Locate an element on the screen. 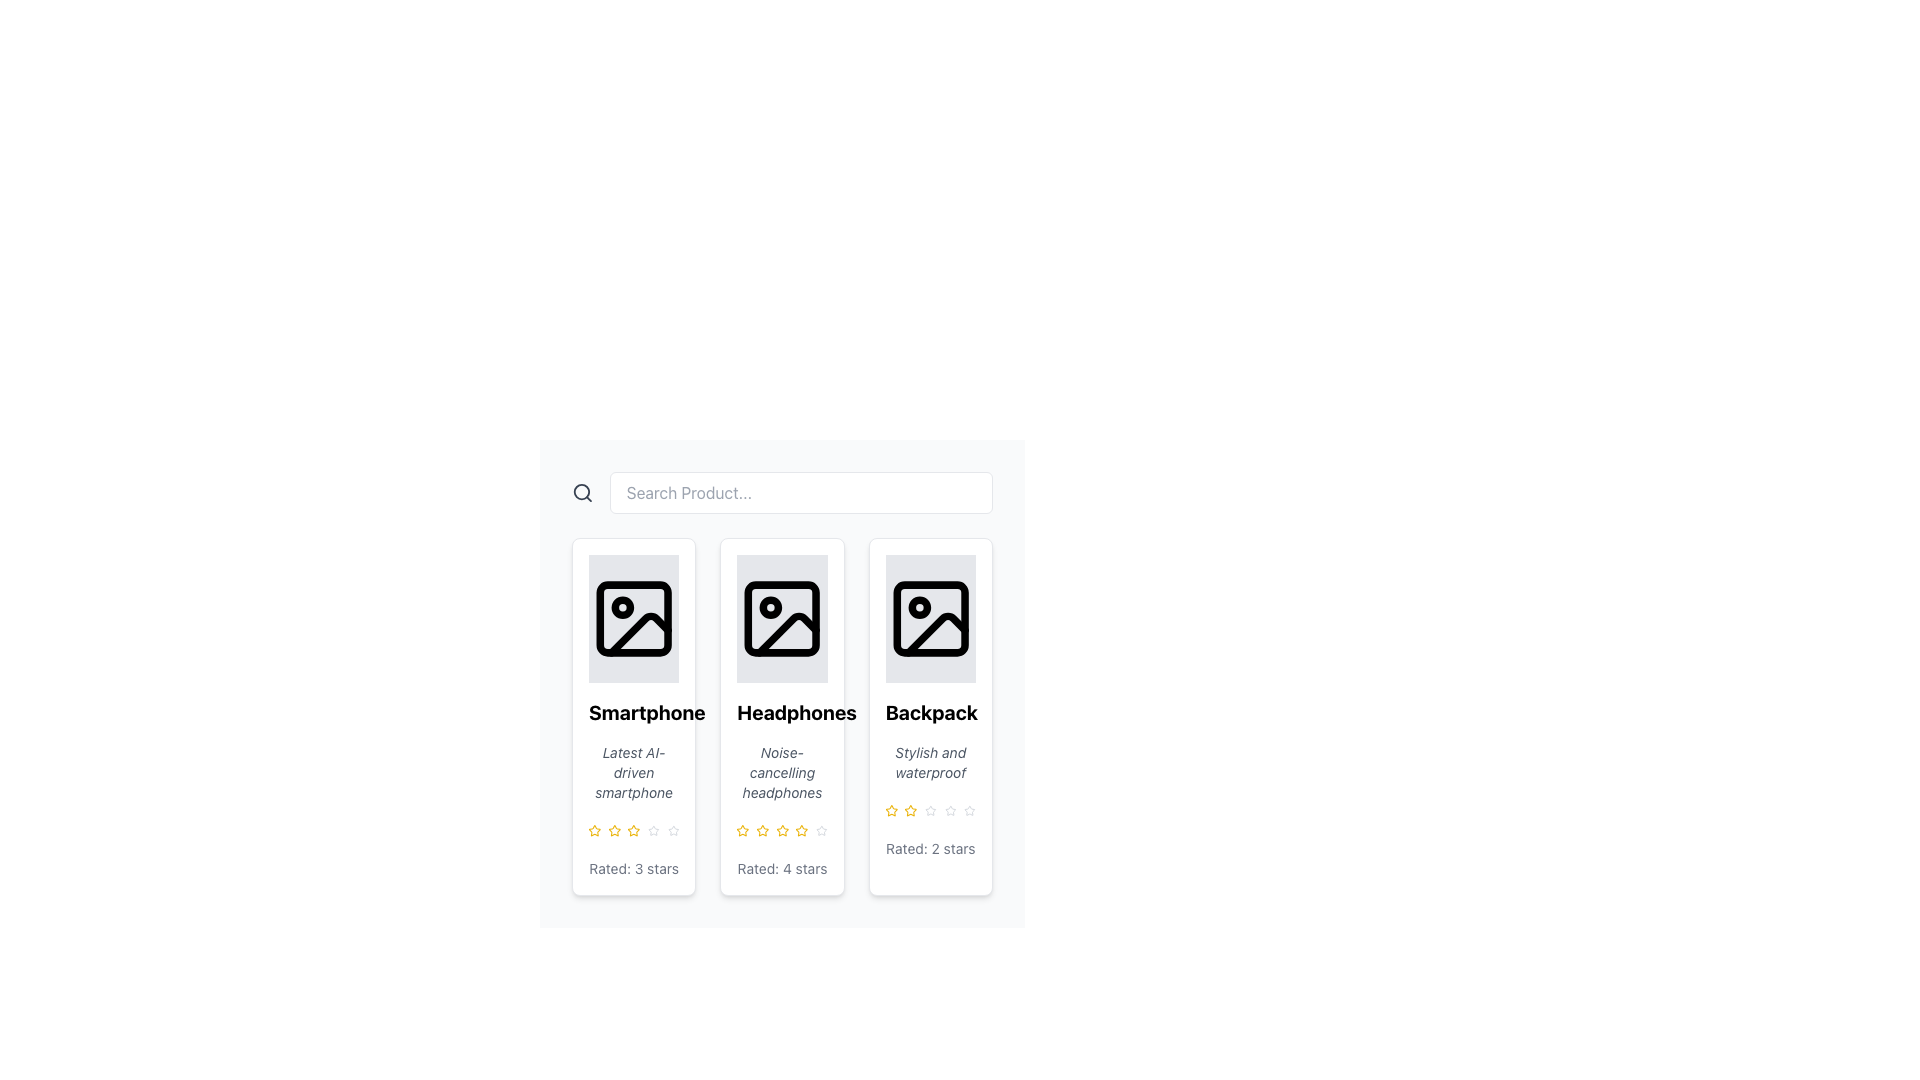  the first card component in the grid, which features a product image, the title 'Smartphone,' a description 'Latest AI-driven smartphone,' and a rating of 3 stars is located at coordinates (633, 716).